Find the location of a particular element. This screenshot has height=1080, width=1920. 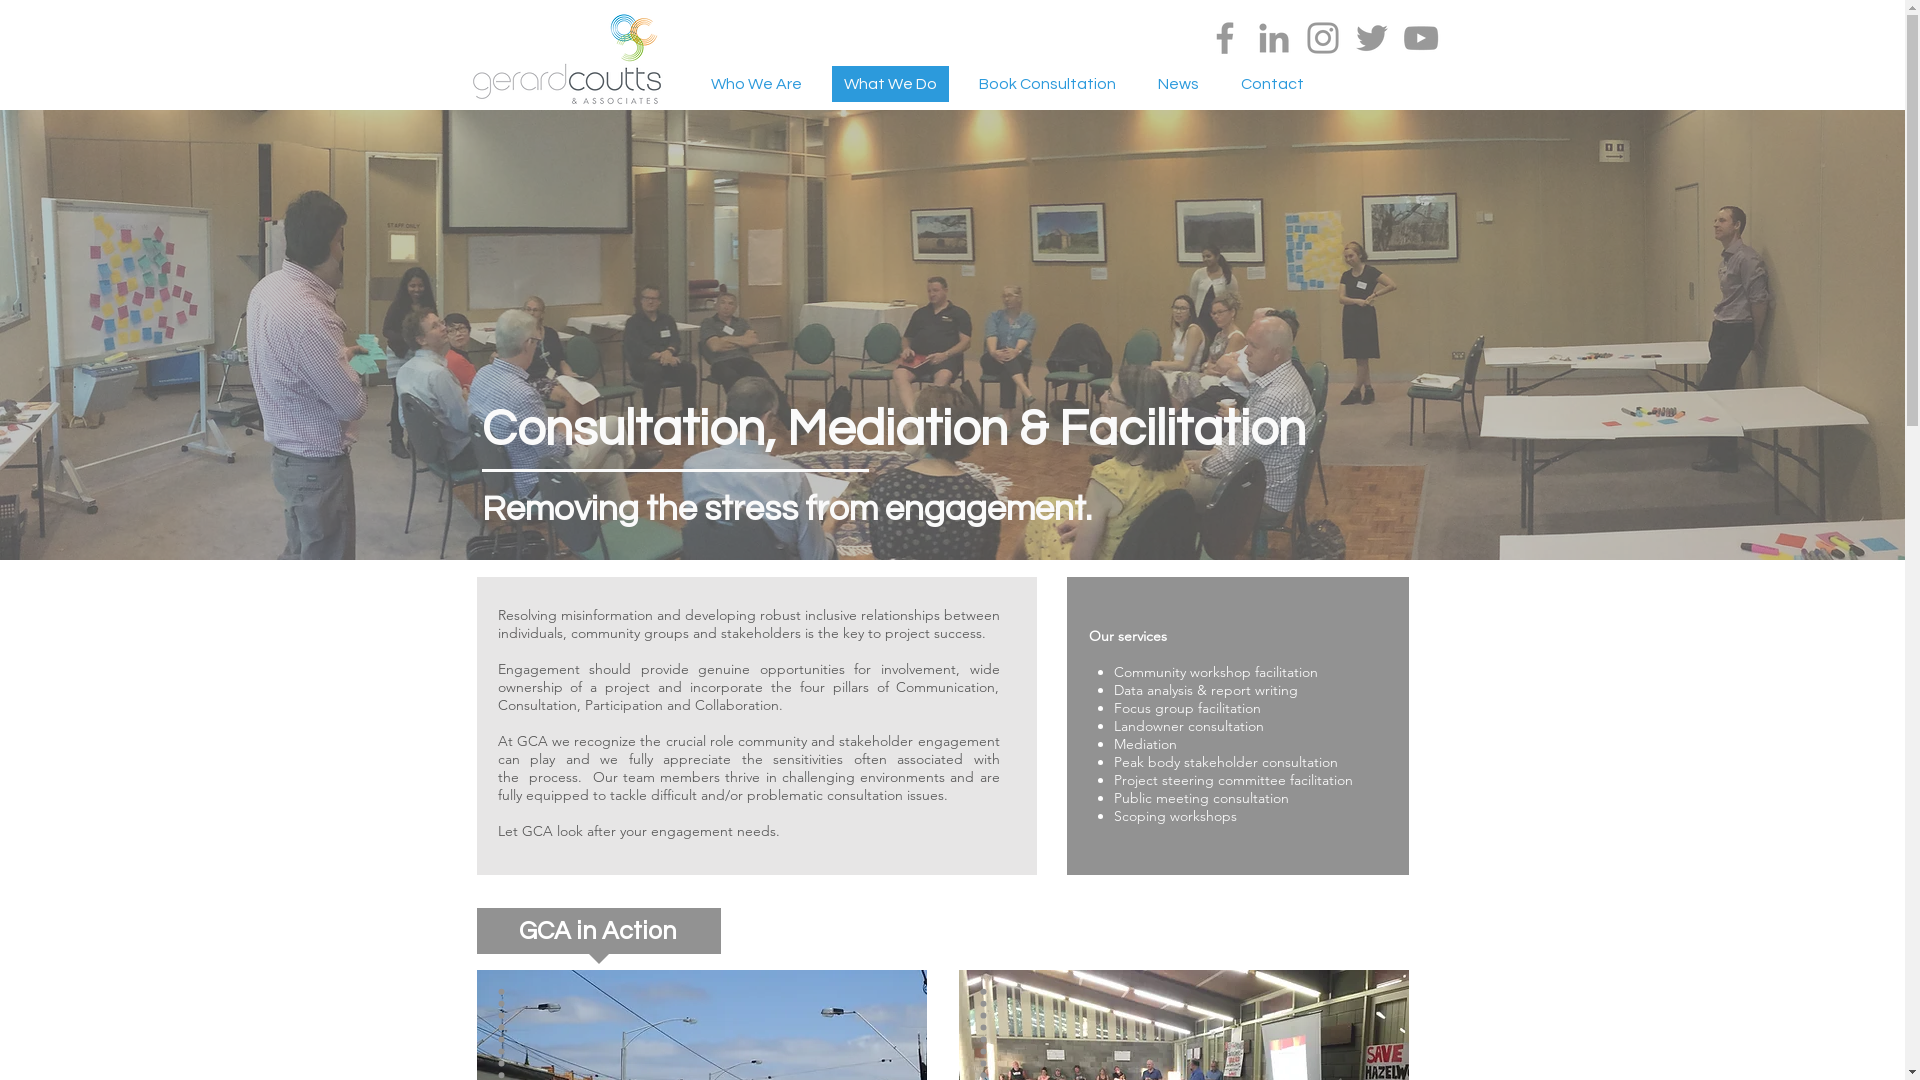

'Contact' is located at coordinates (1227, 83).